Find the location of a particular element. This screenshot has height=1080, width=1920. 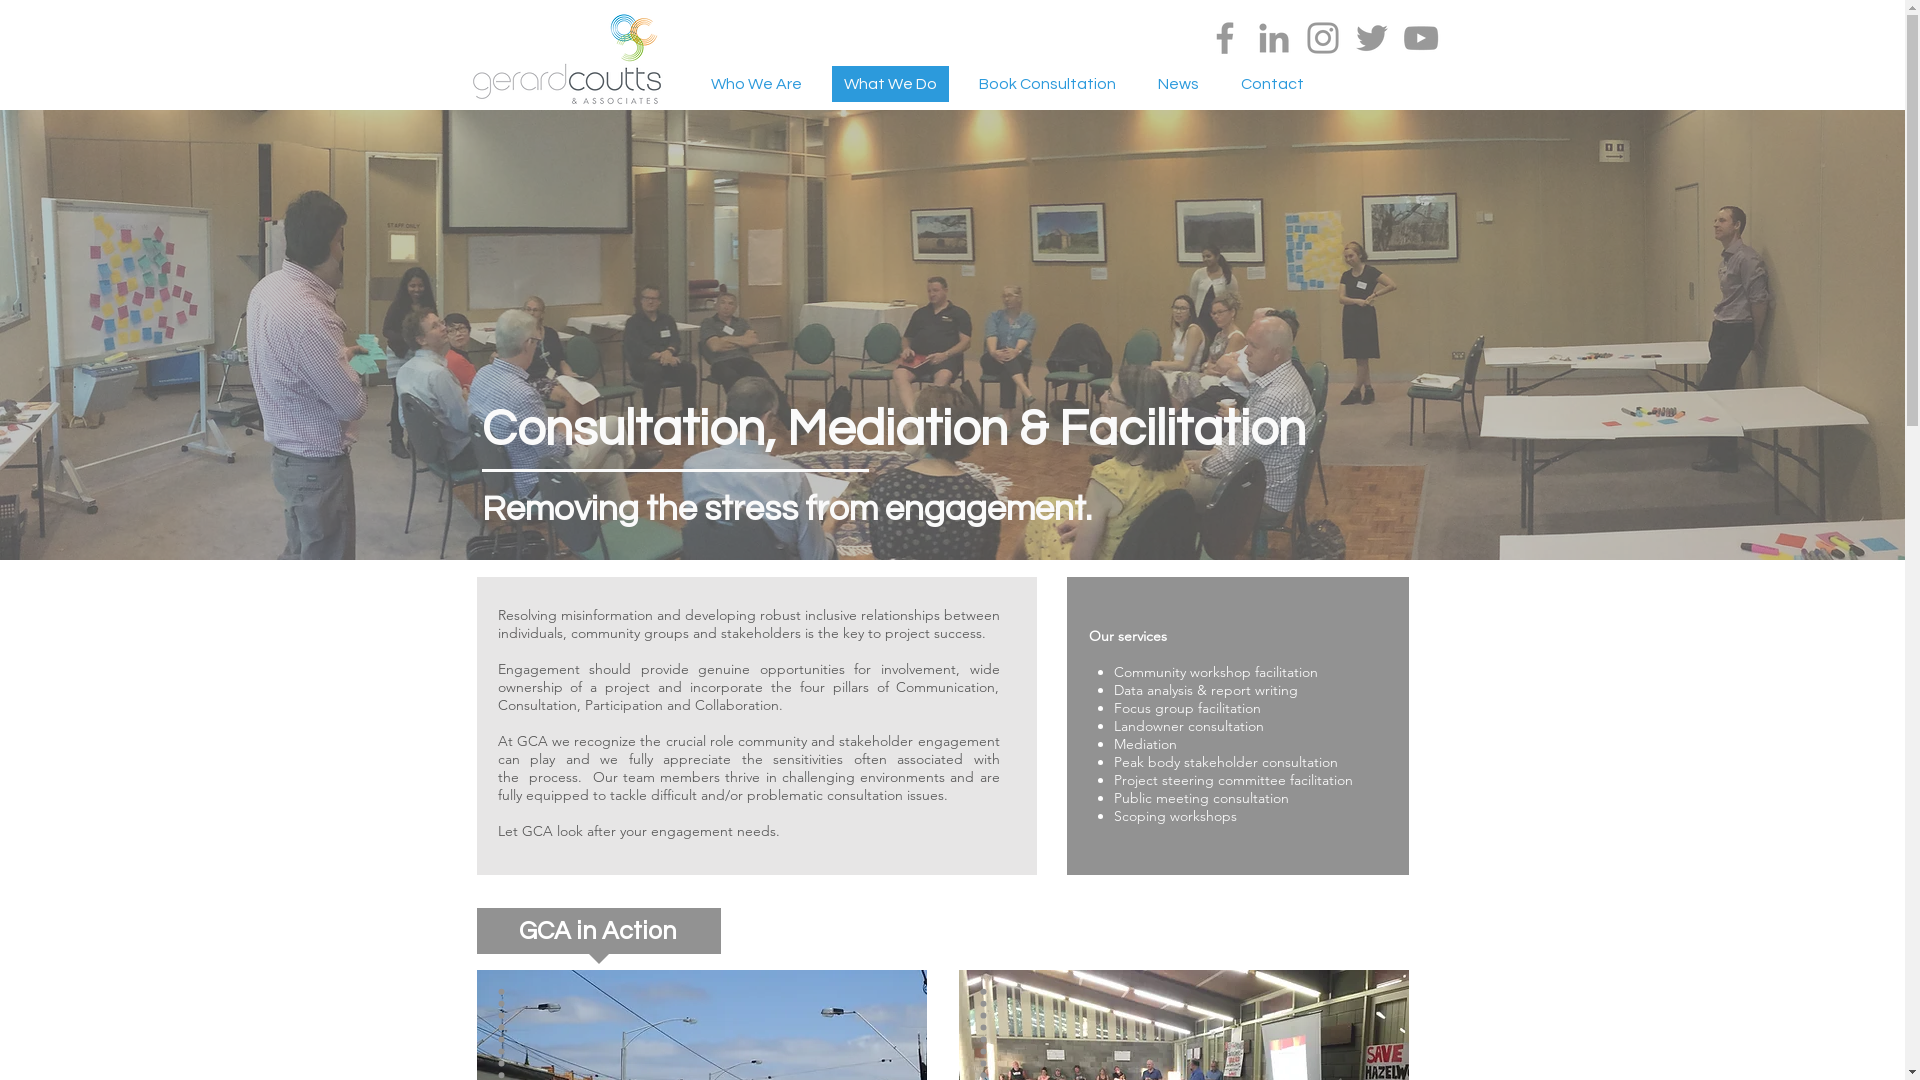

'Contact' is located at coordinates (1227, 83).